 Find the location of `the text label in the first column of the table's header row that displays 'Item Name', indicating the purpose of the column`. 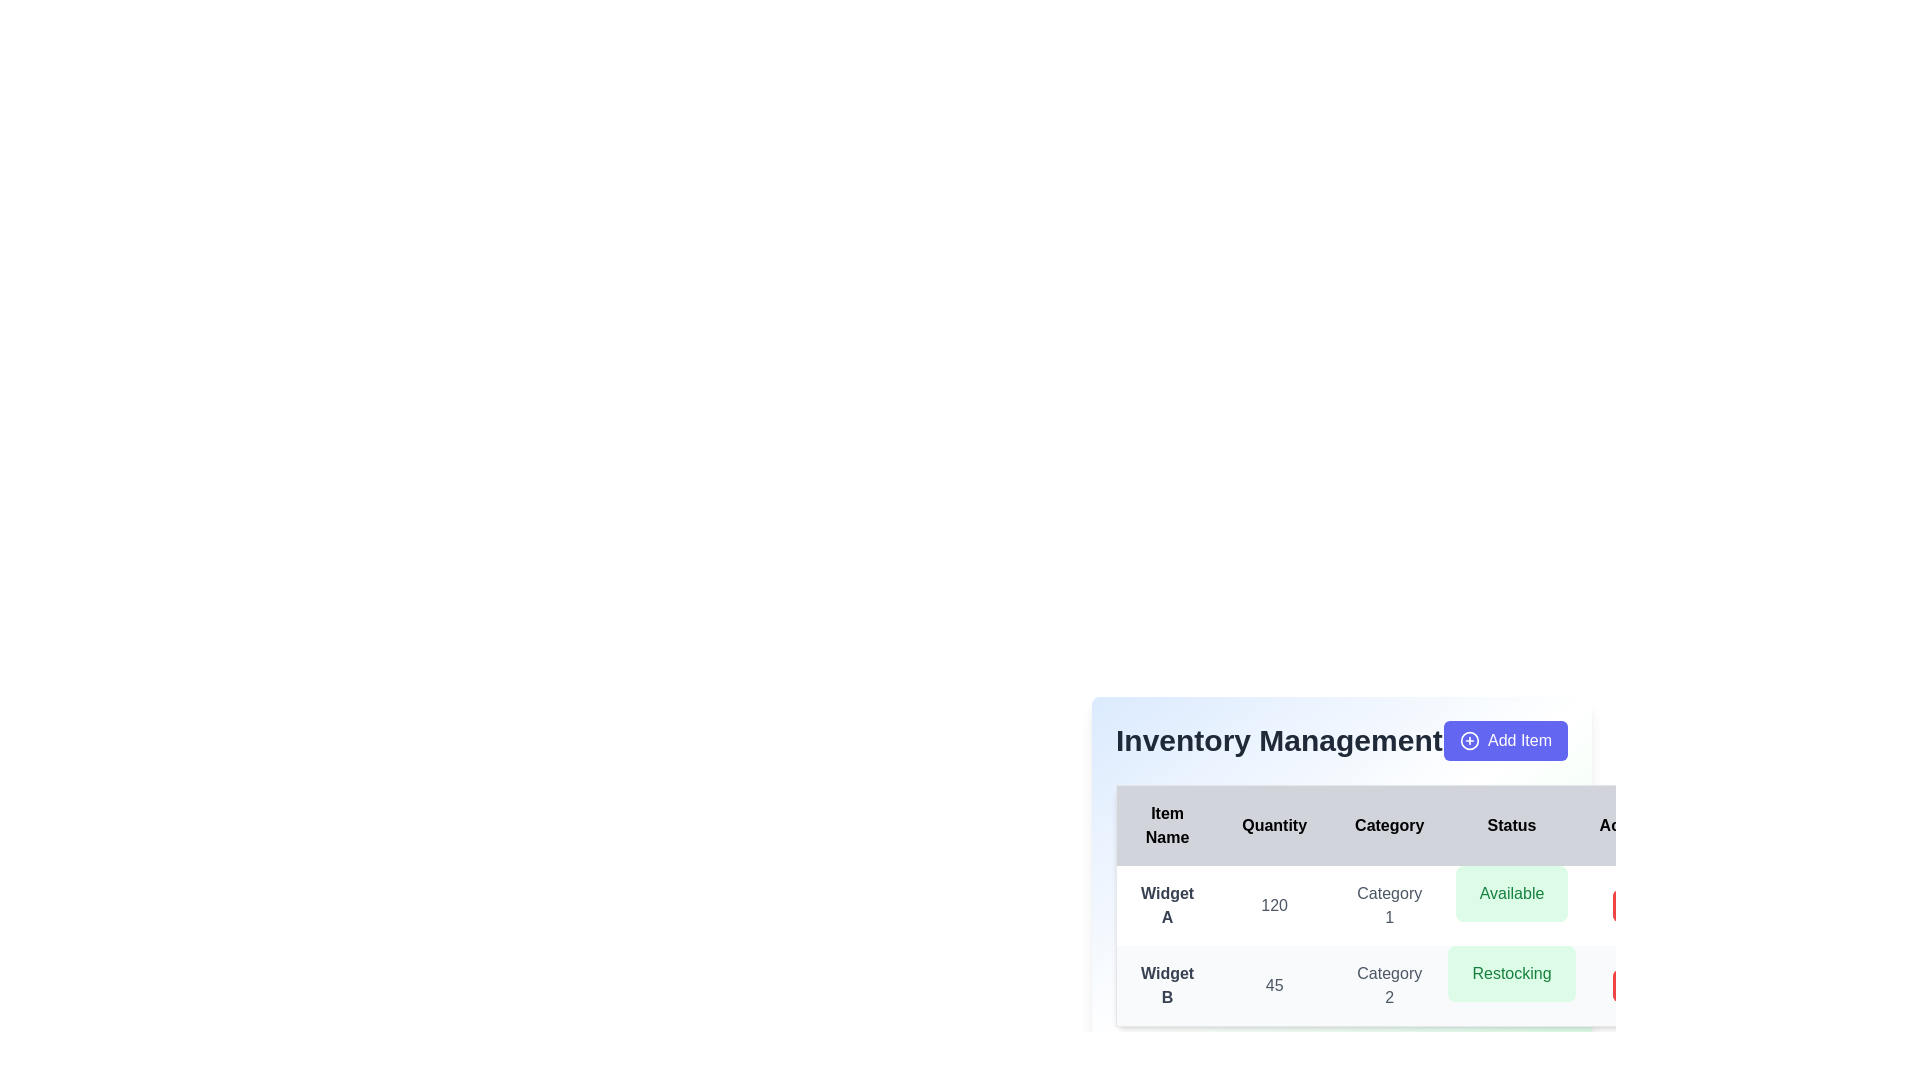

the text label in the first column of the table's header row that displays 'Item Name', indicating the purpose of the column is located at coordinates (1167, 825).